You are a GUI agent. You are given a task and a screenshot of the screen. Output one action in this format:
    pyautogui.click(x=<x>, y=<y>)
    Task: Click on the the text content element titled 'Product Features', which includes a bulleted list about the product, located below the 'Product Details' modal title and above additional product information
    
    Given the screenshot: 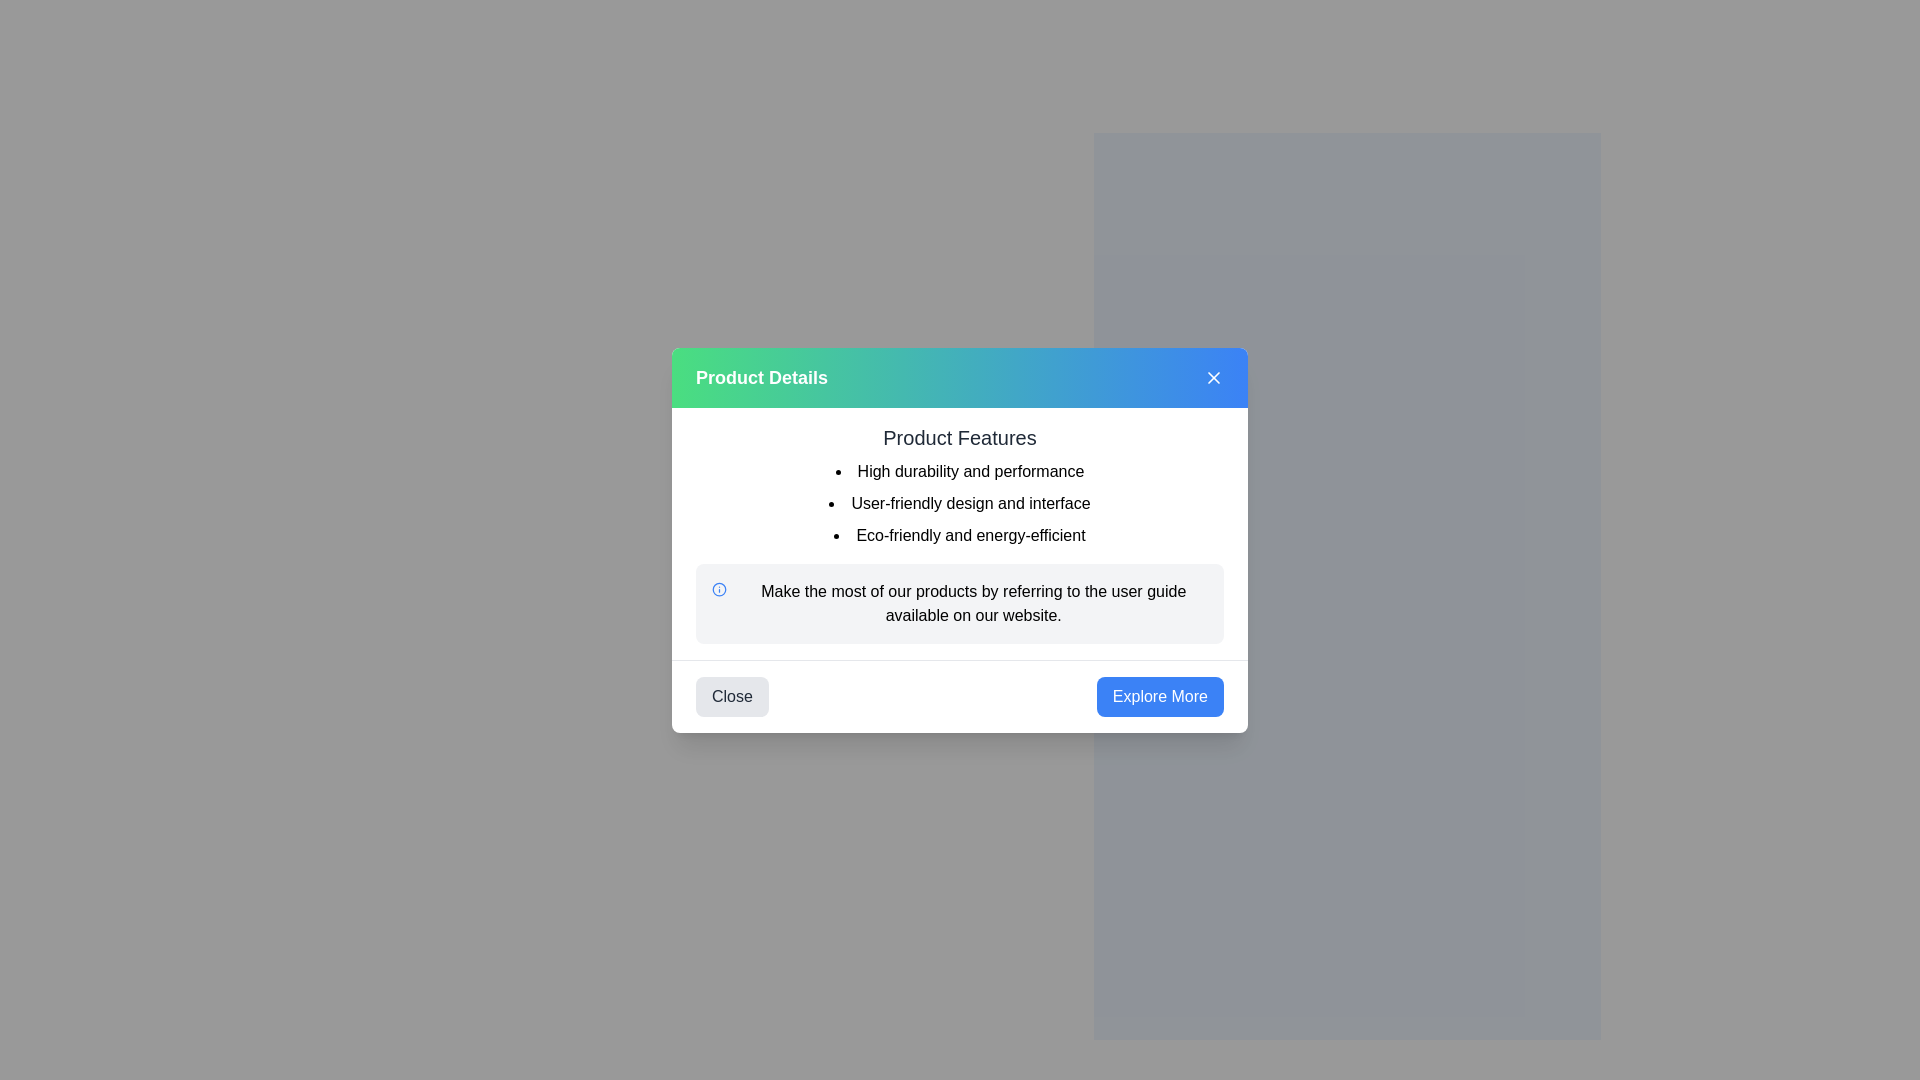 What is the action you would take?
    pyautogui.click(x=960, y=485)
    